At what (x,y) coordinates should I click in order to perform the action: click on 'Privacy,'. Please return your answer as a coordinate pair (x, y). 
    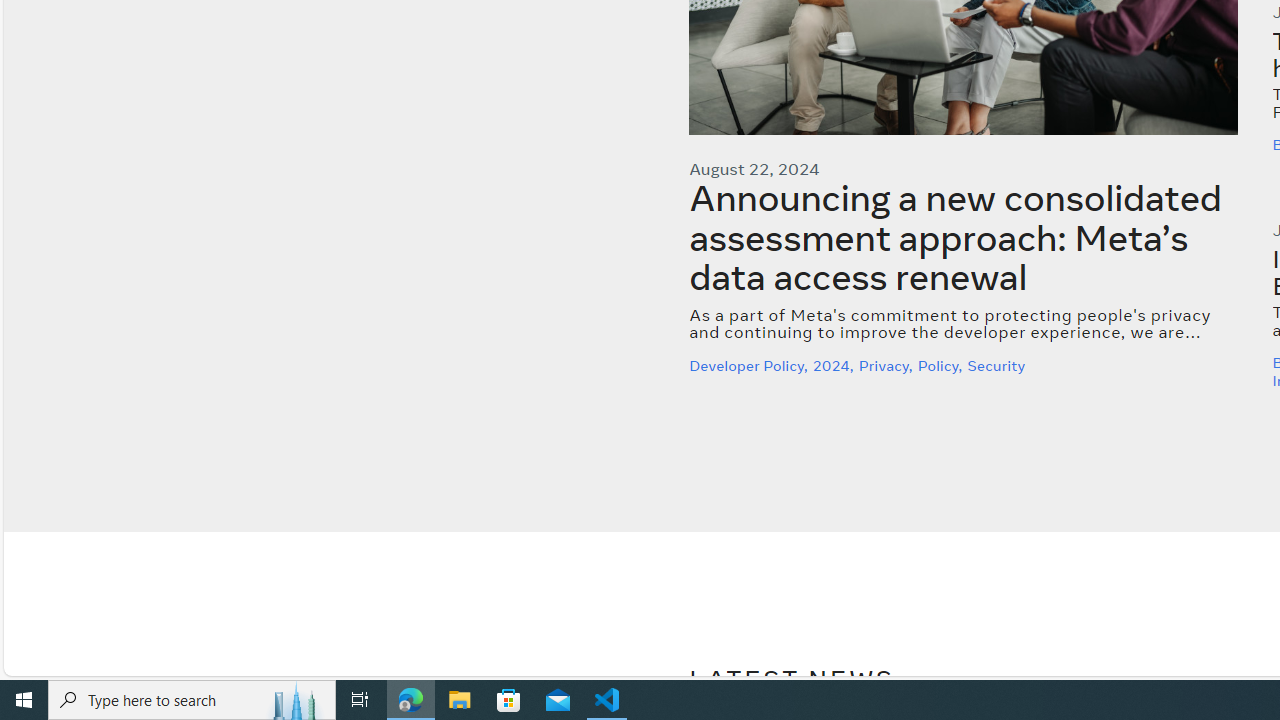
    Looking at the image, I should click on (886, 365).